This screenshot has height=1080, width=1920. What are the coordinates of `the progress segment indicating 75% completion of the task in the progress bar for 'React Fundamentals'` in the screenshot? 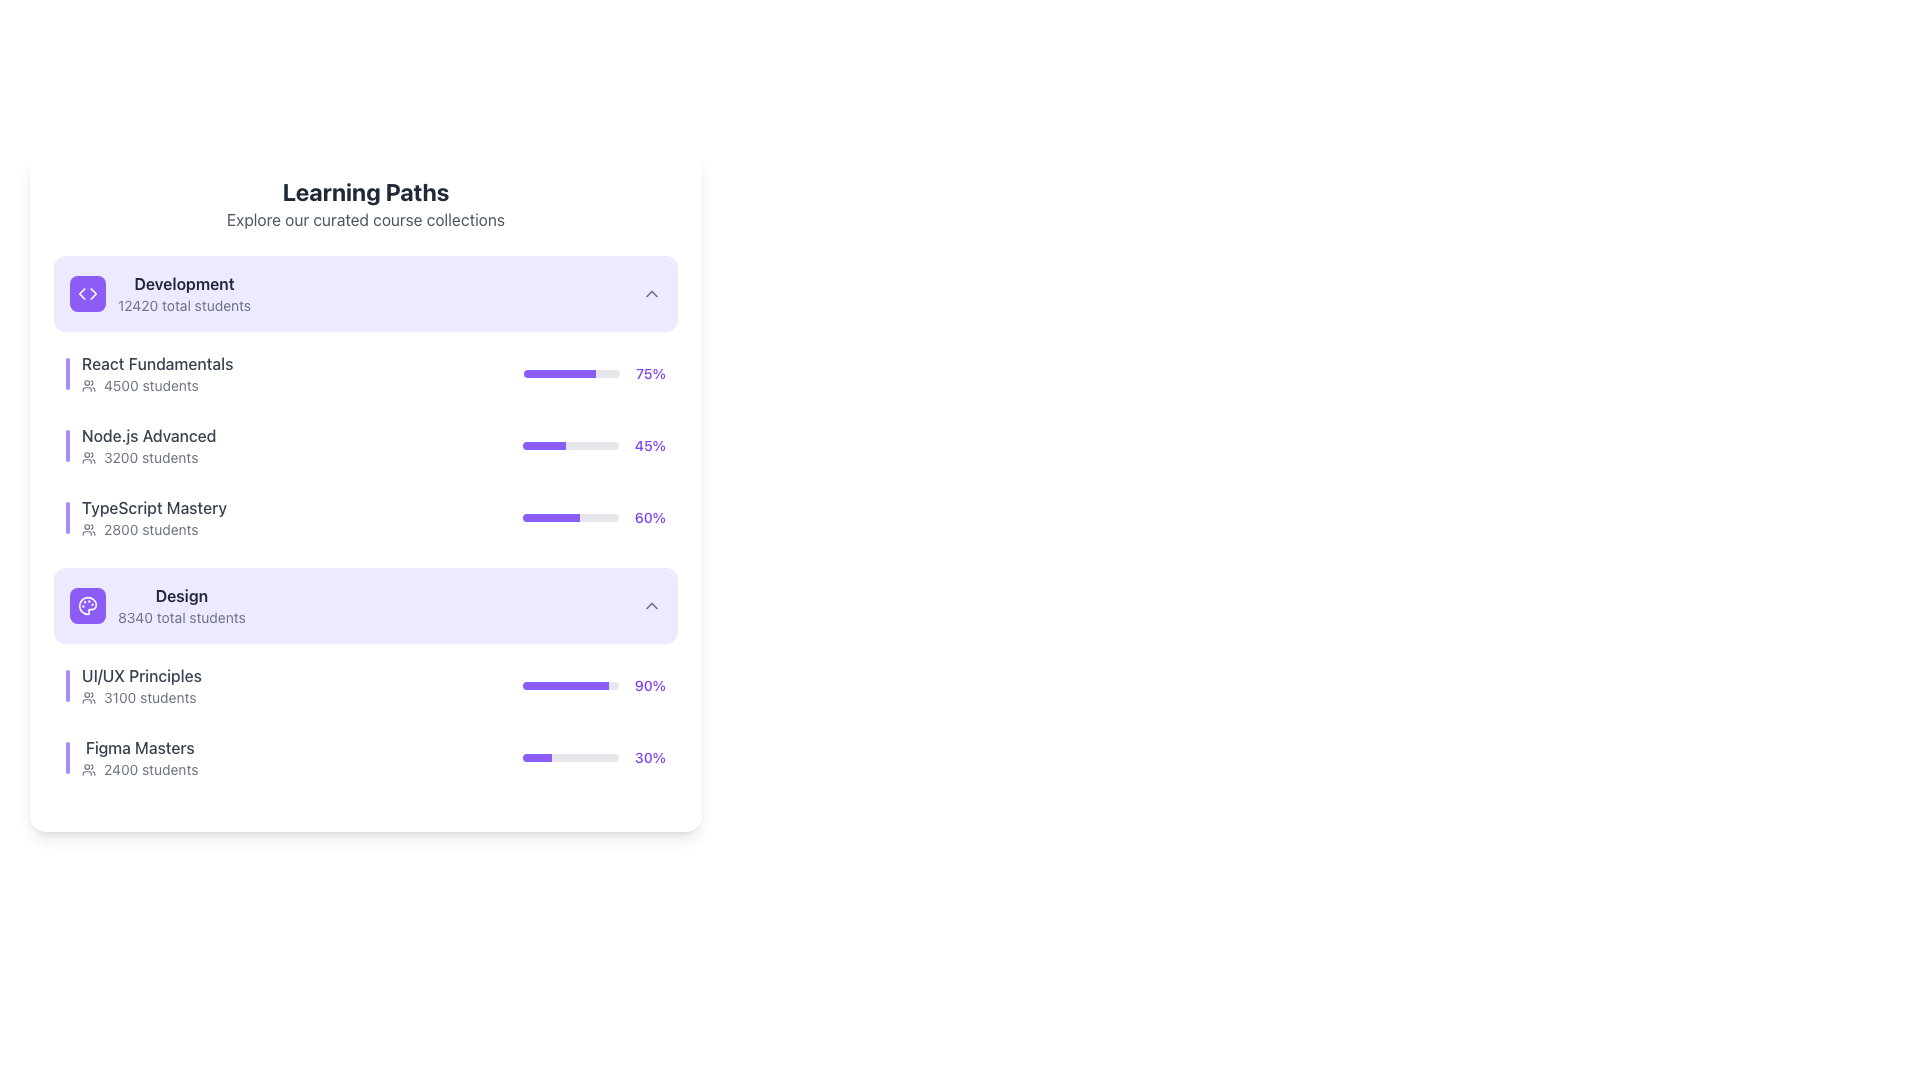 It's located at (560, 374).